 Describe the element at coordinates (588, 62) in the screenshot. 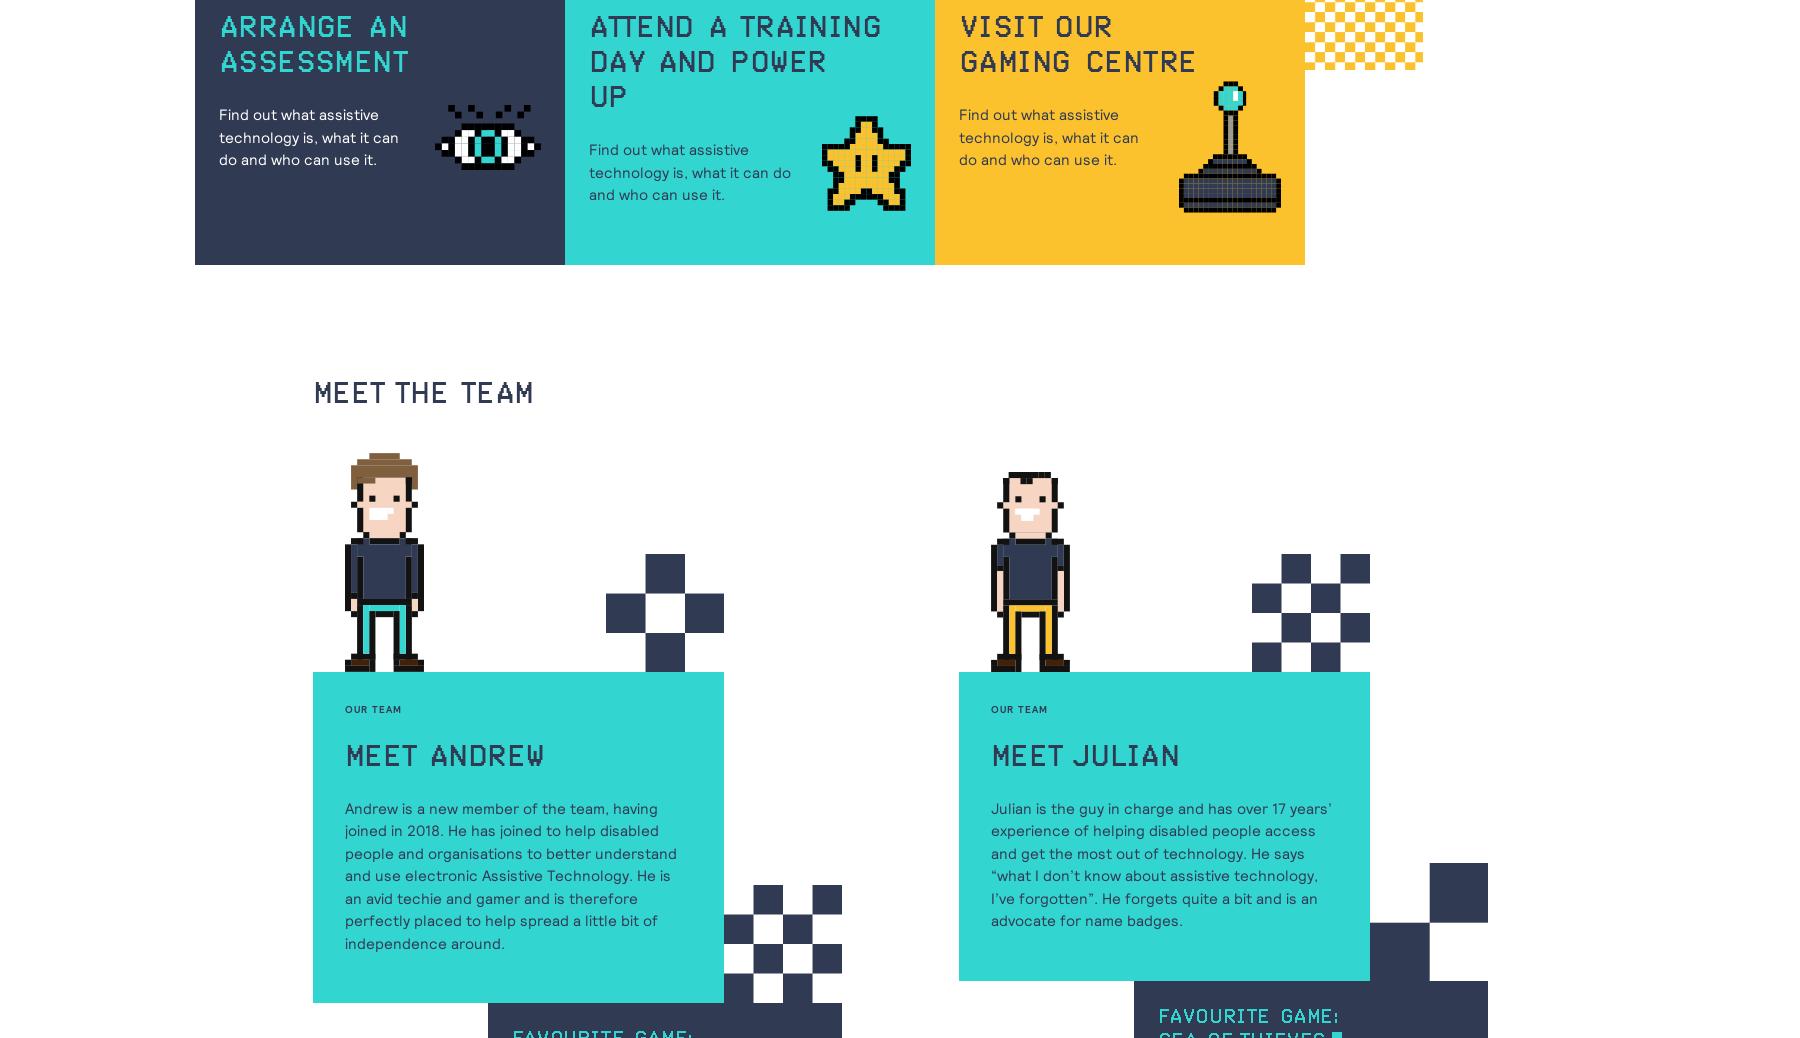

I see `'day and power'` at that location.